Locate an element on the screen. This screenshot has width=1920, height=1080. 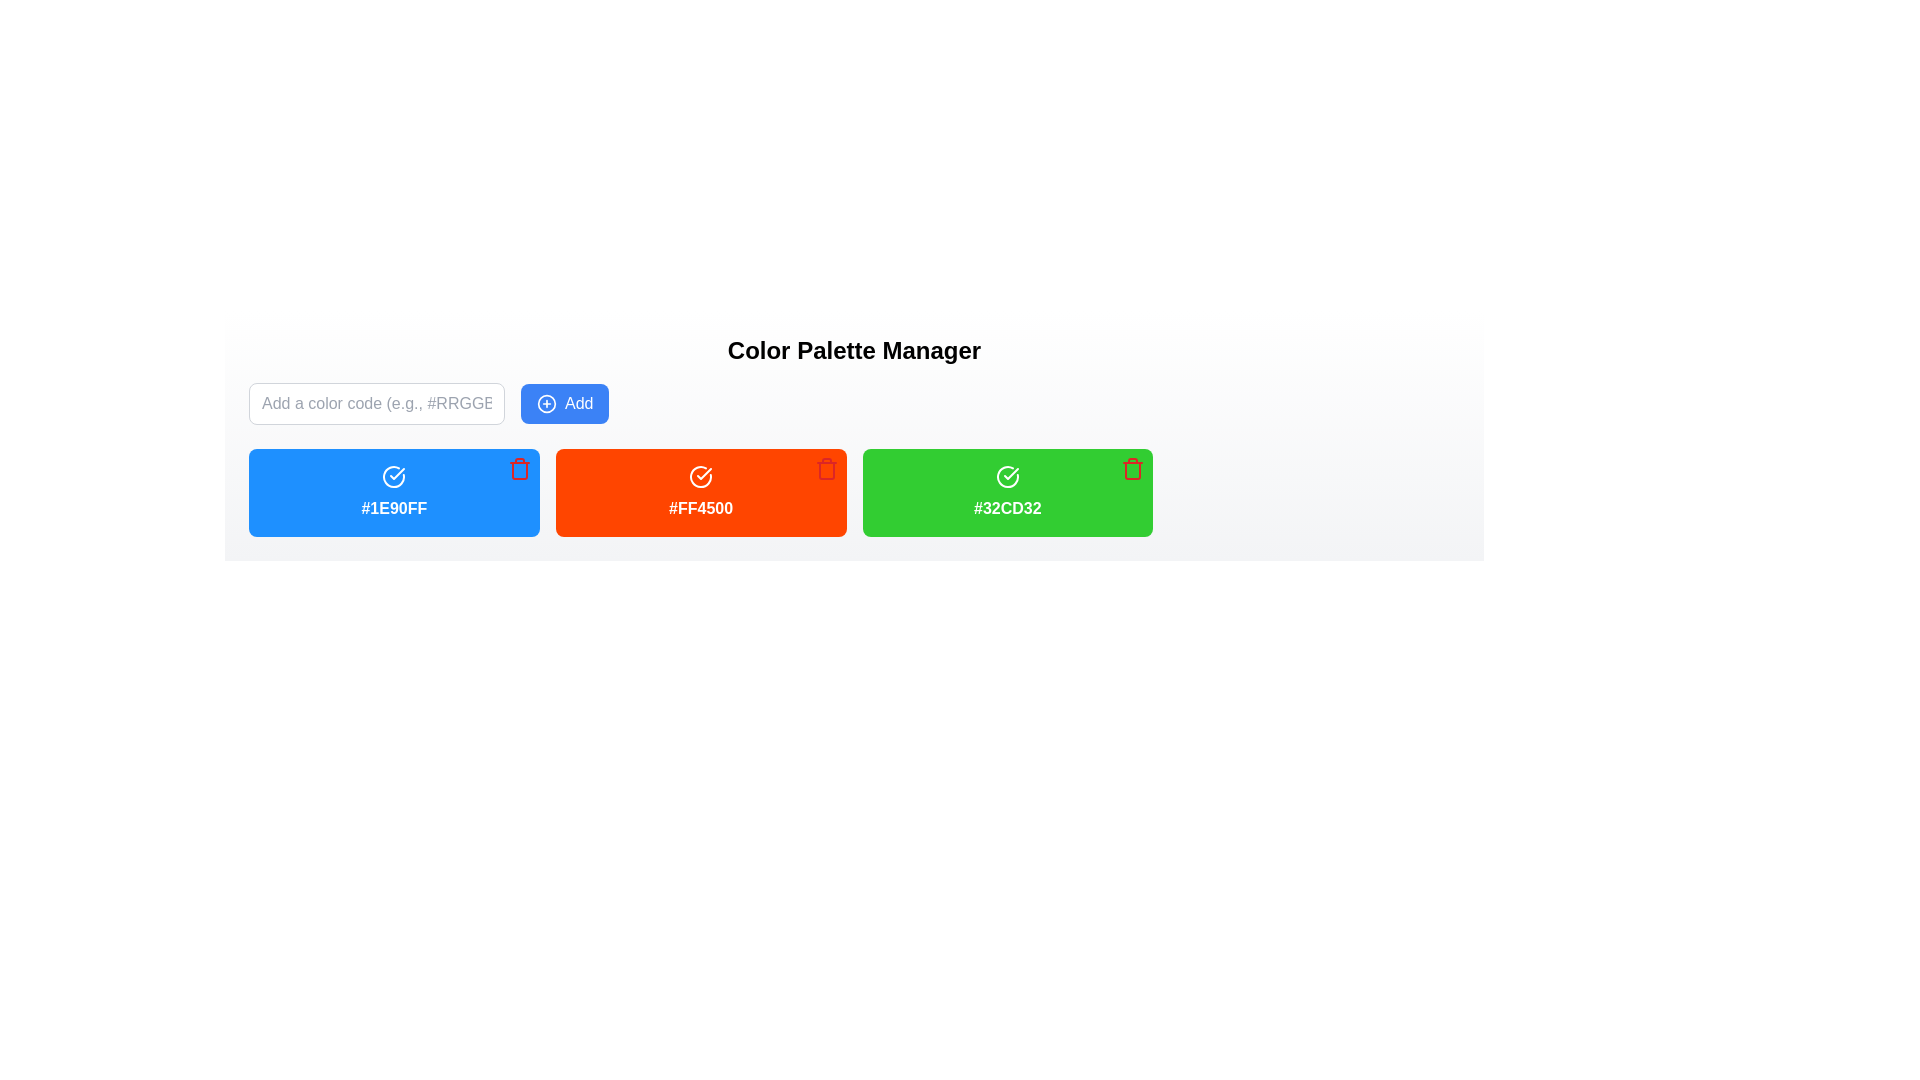
text displayed in the informational label showing the color code for the green background, located in the third block from the left, below the checkmark icon is located at coordinates (1007, 508).